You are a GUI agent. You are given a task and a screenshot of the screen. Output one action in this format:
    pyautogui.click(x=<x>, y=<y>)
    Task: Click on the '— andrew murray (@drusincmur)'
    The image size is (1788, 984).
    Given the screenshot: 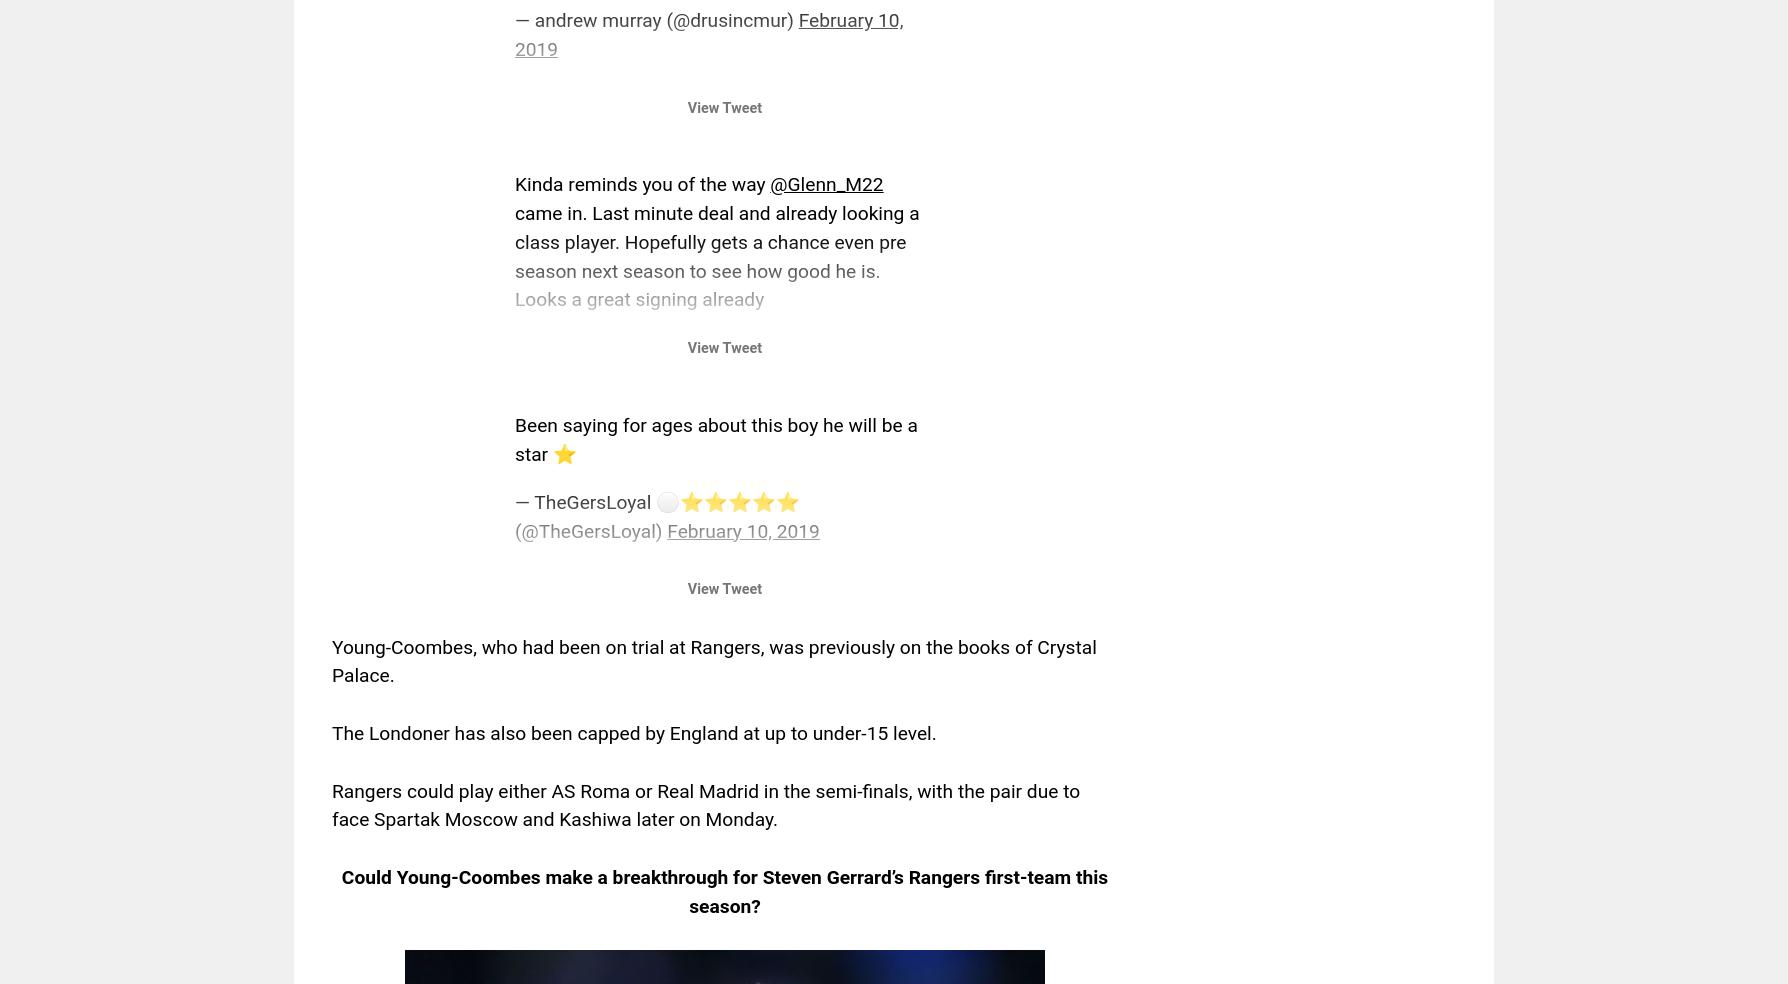 What is the action you would take?
    pyautogui.click(x=656, y=19)
    